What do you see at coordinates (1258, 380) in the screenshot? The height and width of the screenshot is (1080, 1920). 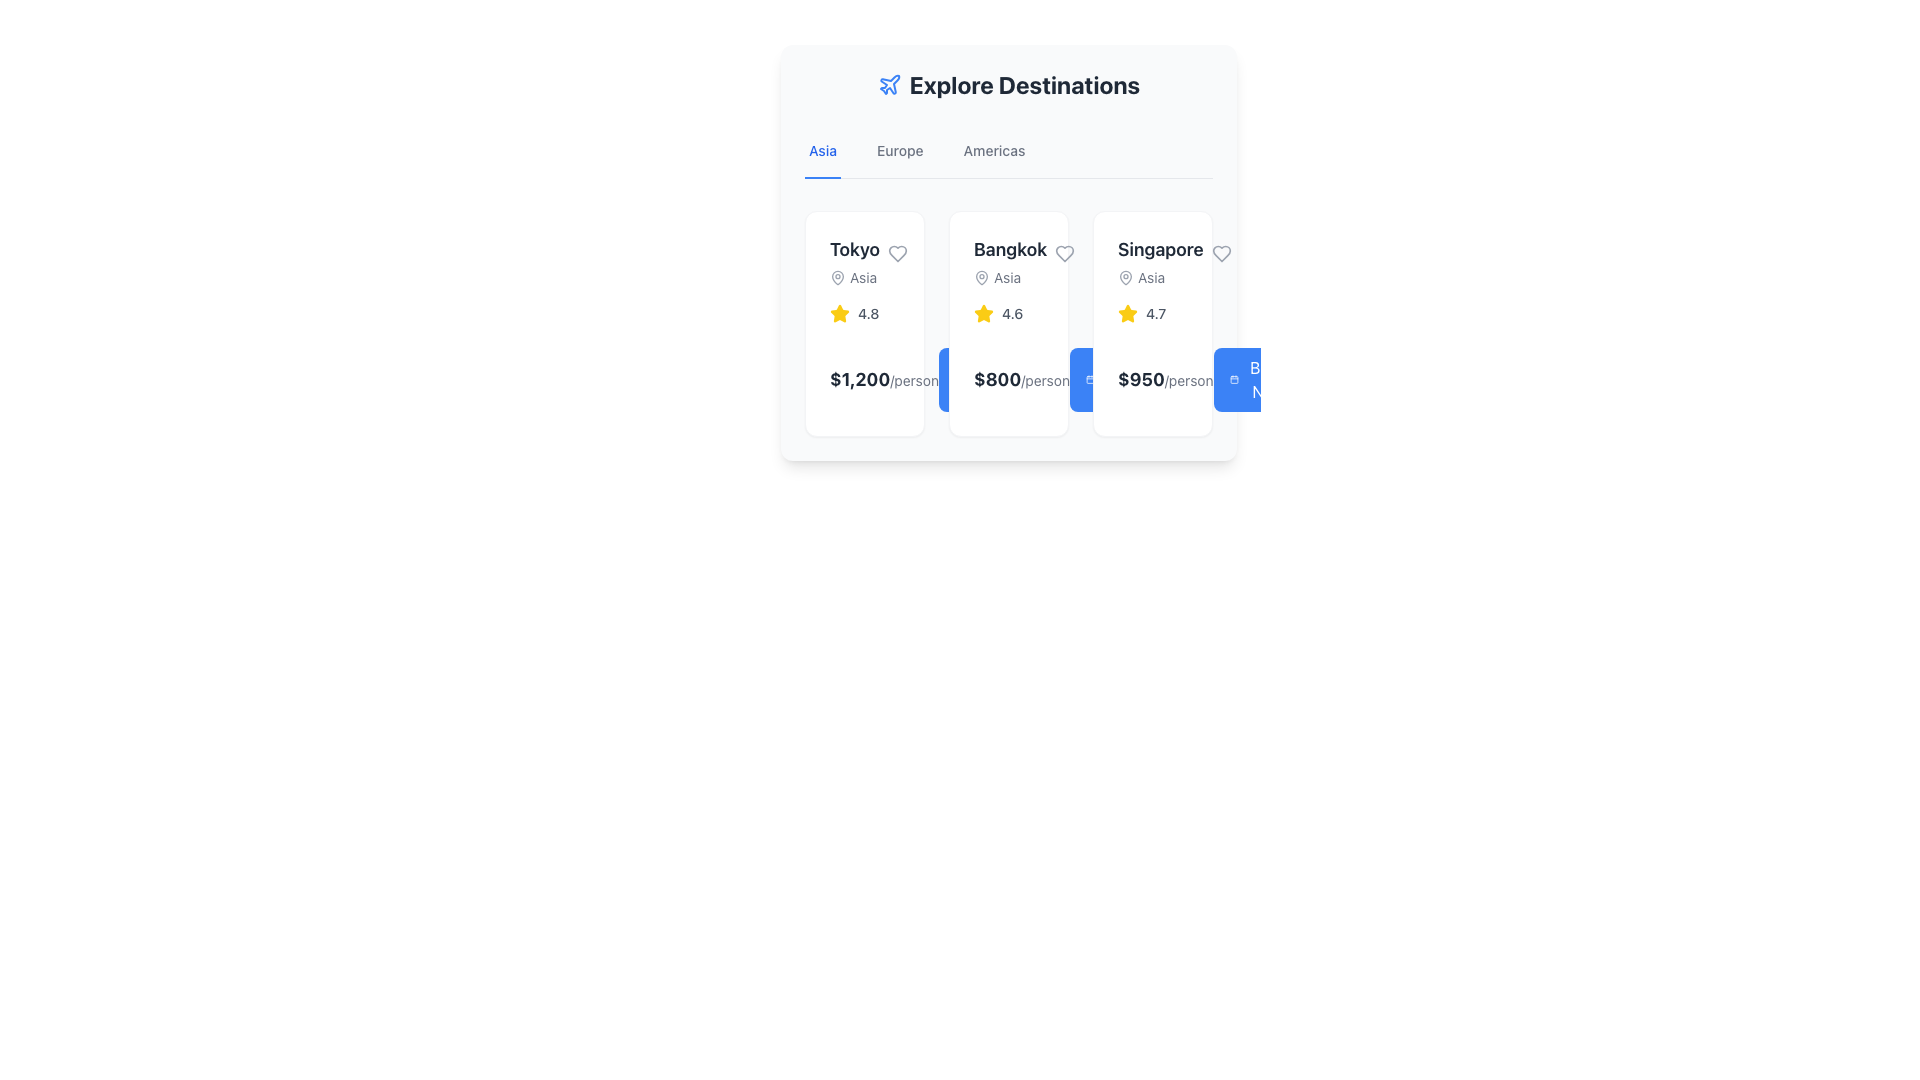 I see `the 'Book Now' button, which is a rectangular button with a blue background and white text located at the bottom-right of the 'Singapore' card in the pricing section` at bounding box center [1258, 380].